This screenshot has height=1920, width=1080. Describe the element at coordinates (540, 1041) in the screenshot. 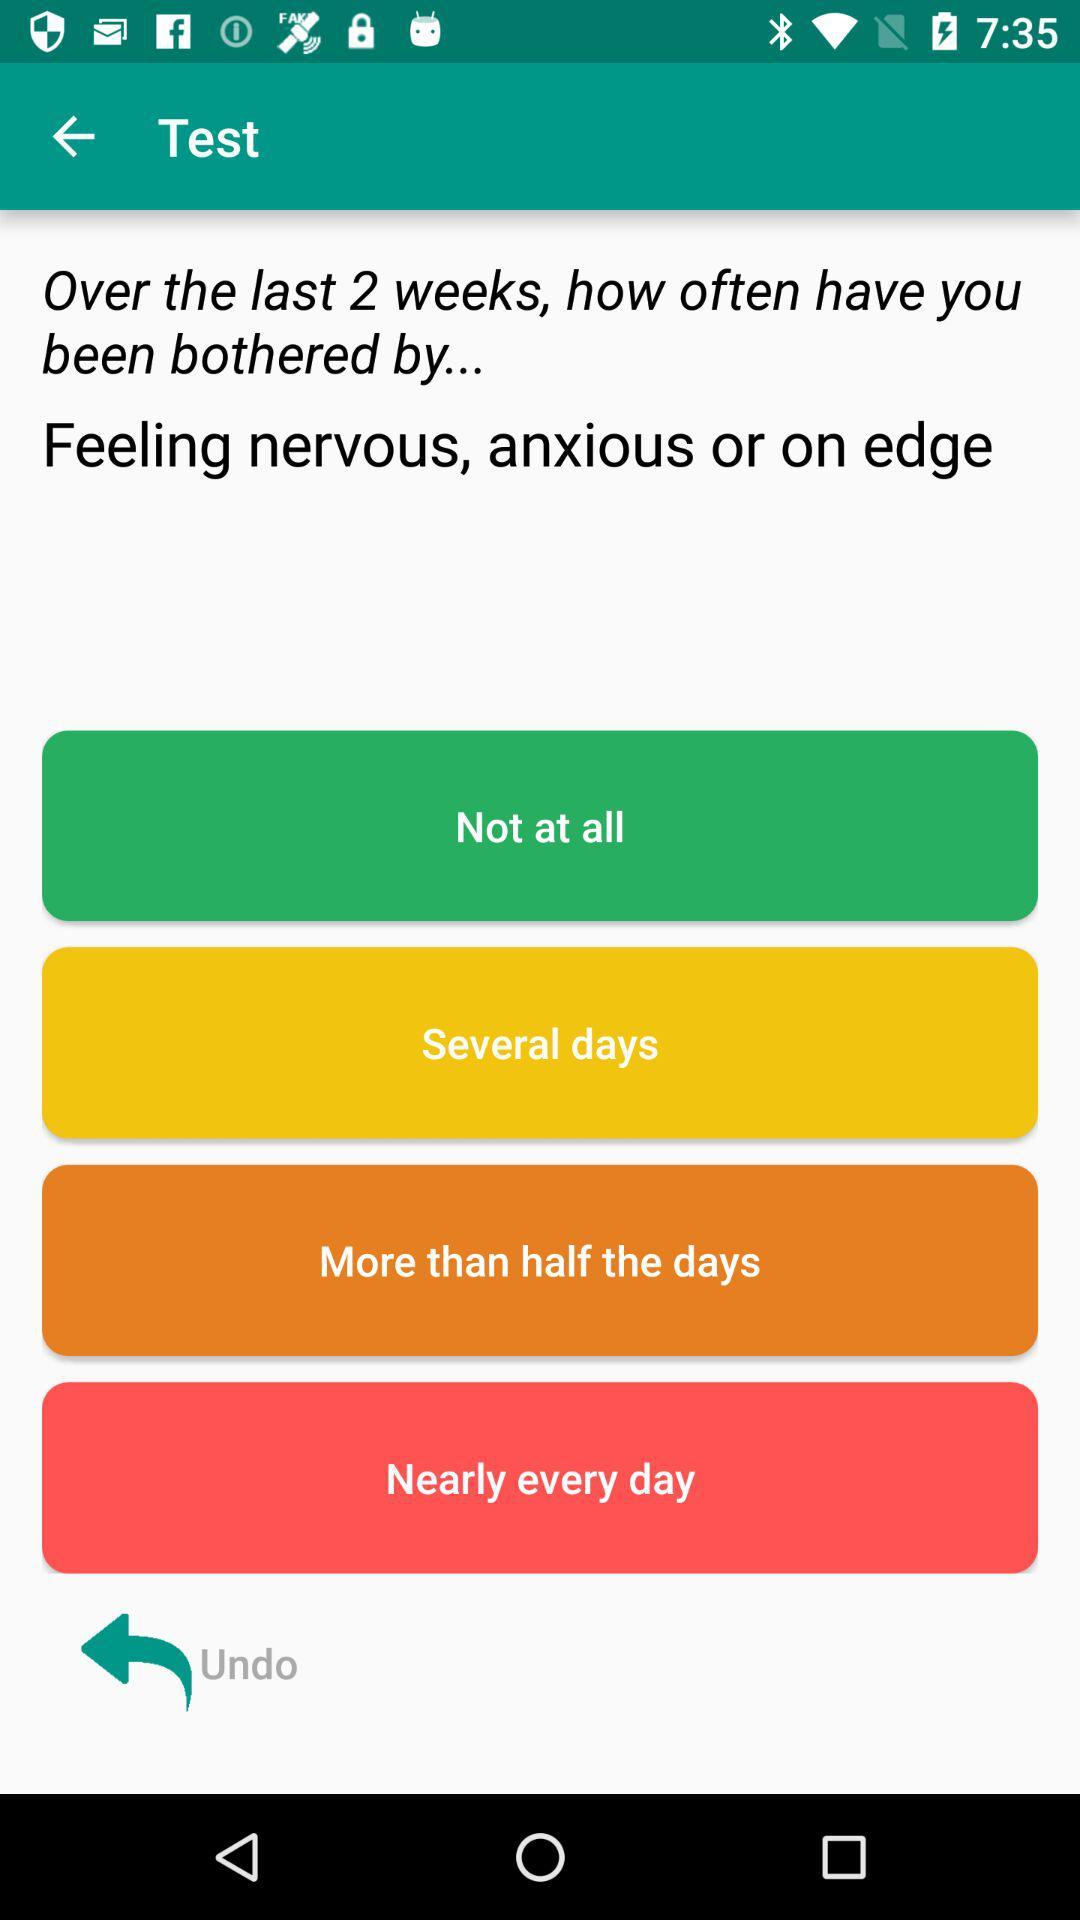

I see `icon below the not at all icon` at that location.